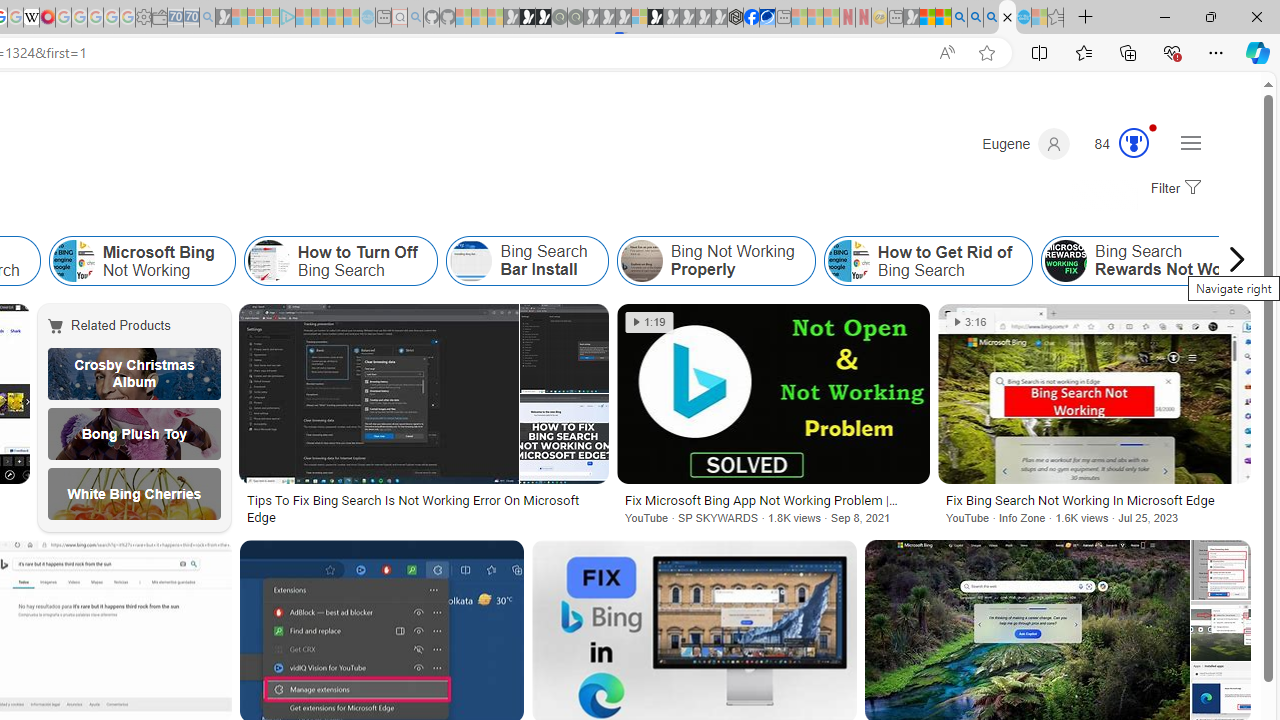 This screenshot has height=720, width=1280. I want to click on 'How to Get Rid of Bing Search', so click(927, 260).